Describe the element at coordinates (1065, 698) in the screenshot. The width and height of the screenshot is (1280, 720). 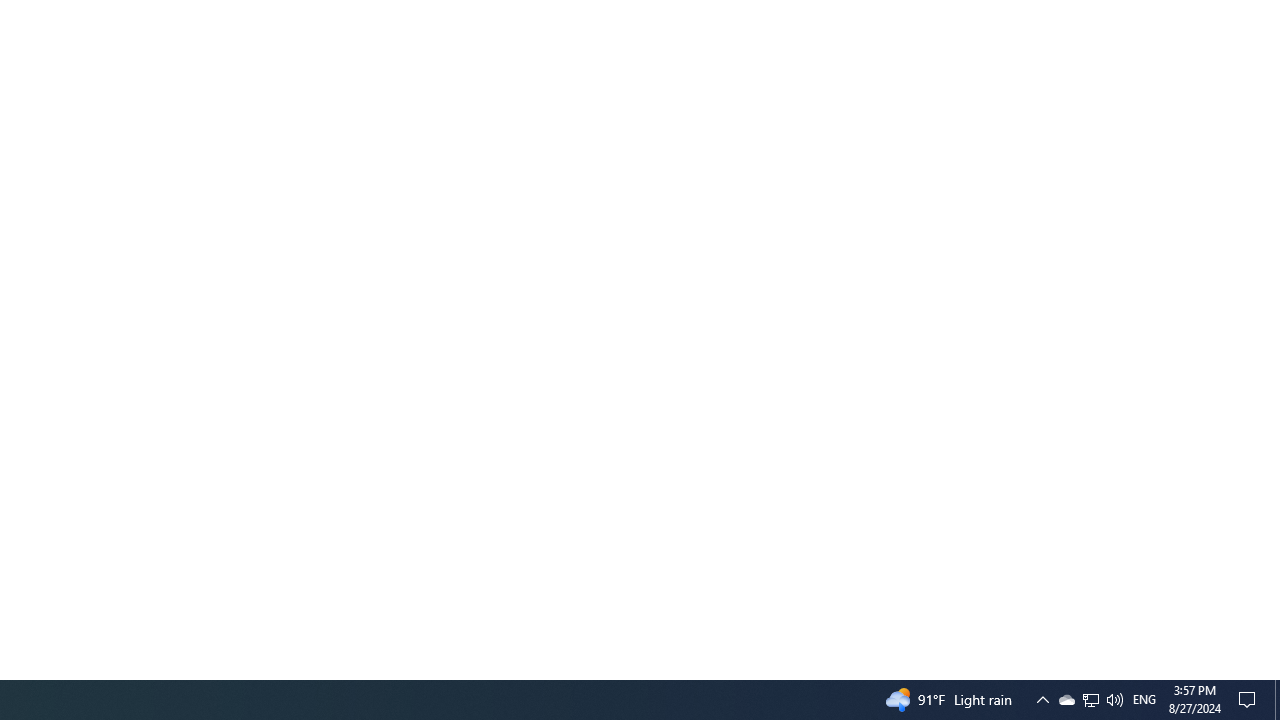
I see `'Notification Chevron'` at that location.